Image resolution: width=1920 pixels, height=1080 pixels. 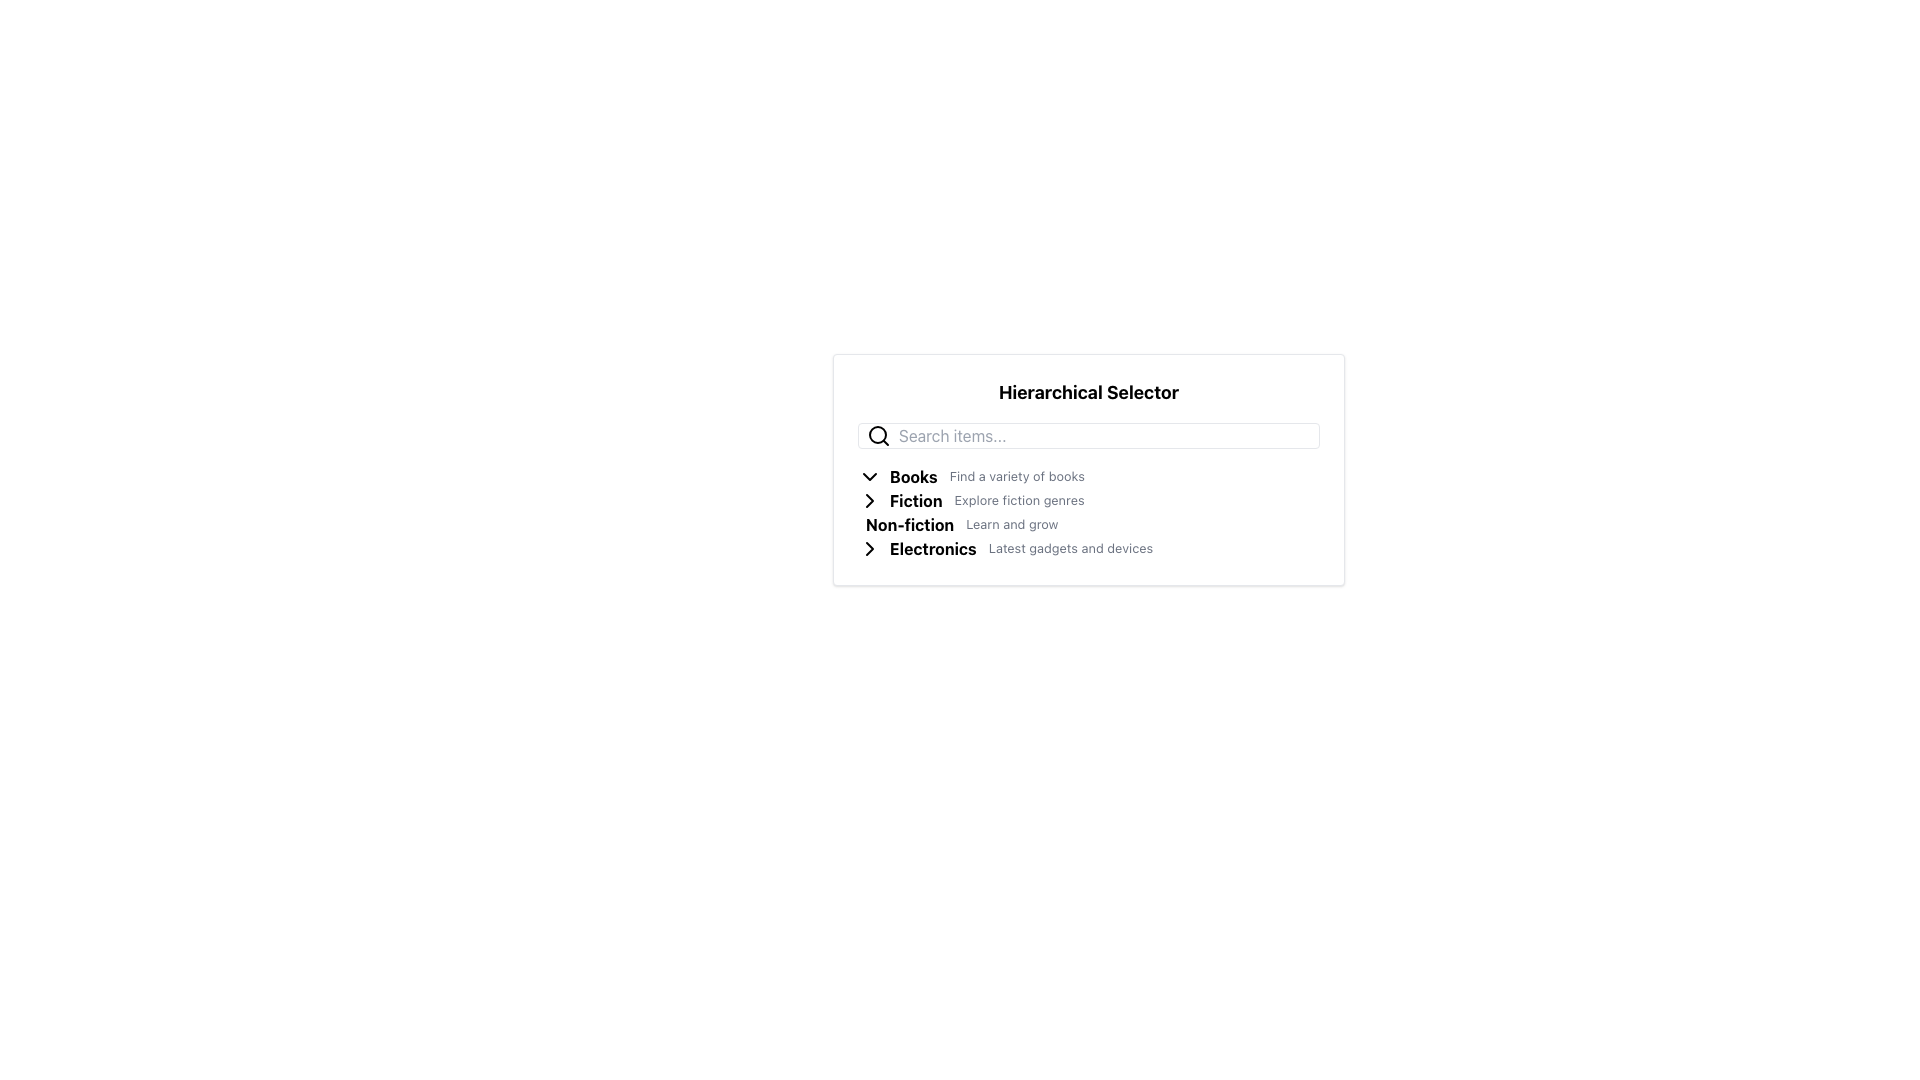 What do you see at coordinates (1088, 477) in the screenshot?
I see `the first category selector for 'Books'` at bounding box center [1088, 477].